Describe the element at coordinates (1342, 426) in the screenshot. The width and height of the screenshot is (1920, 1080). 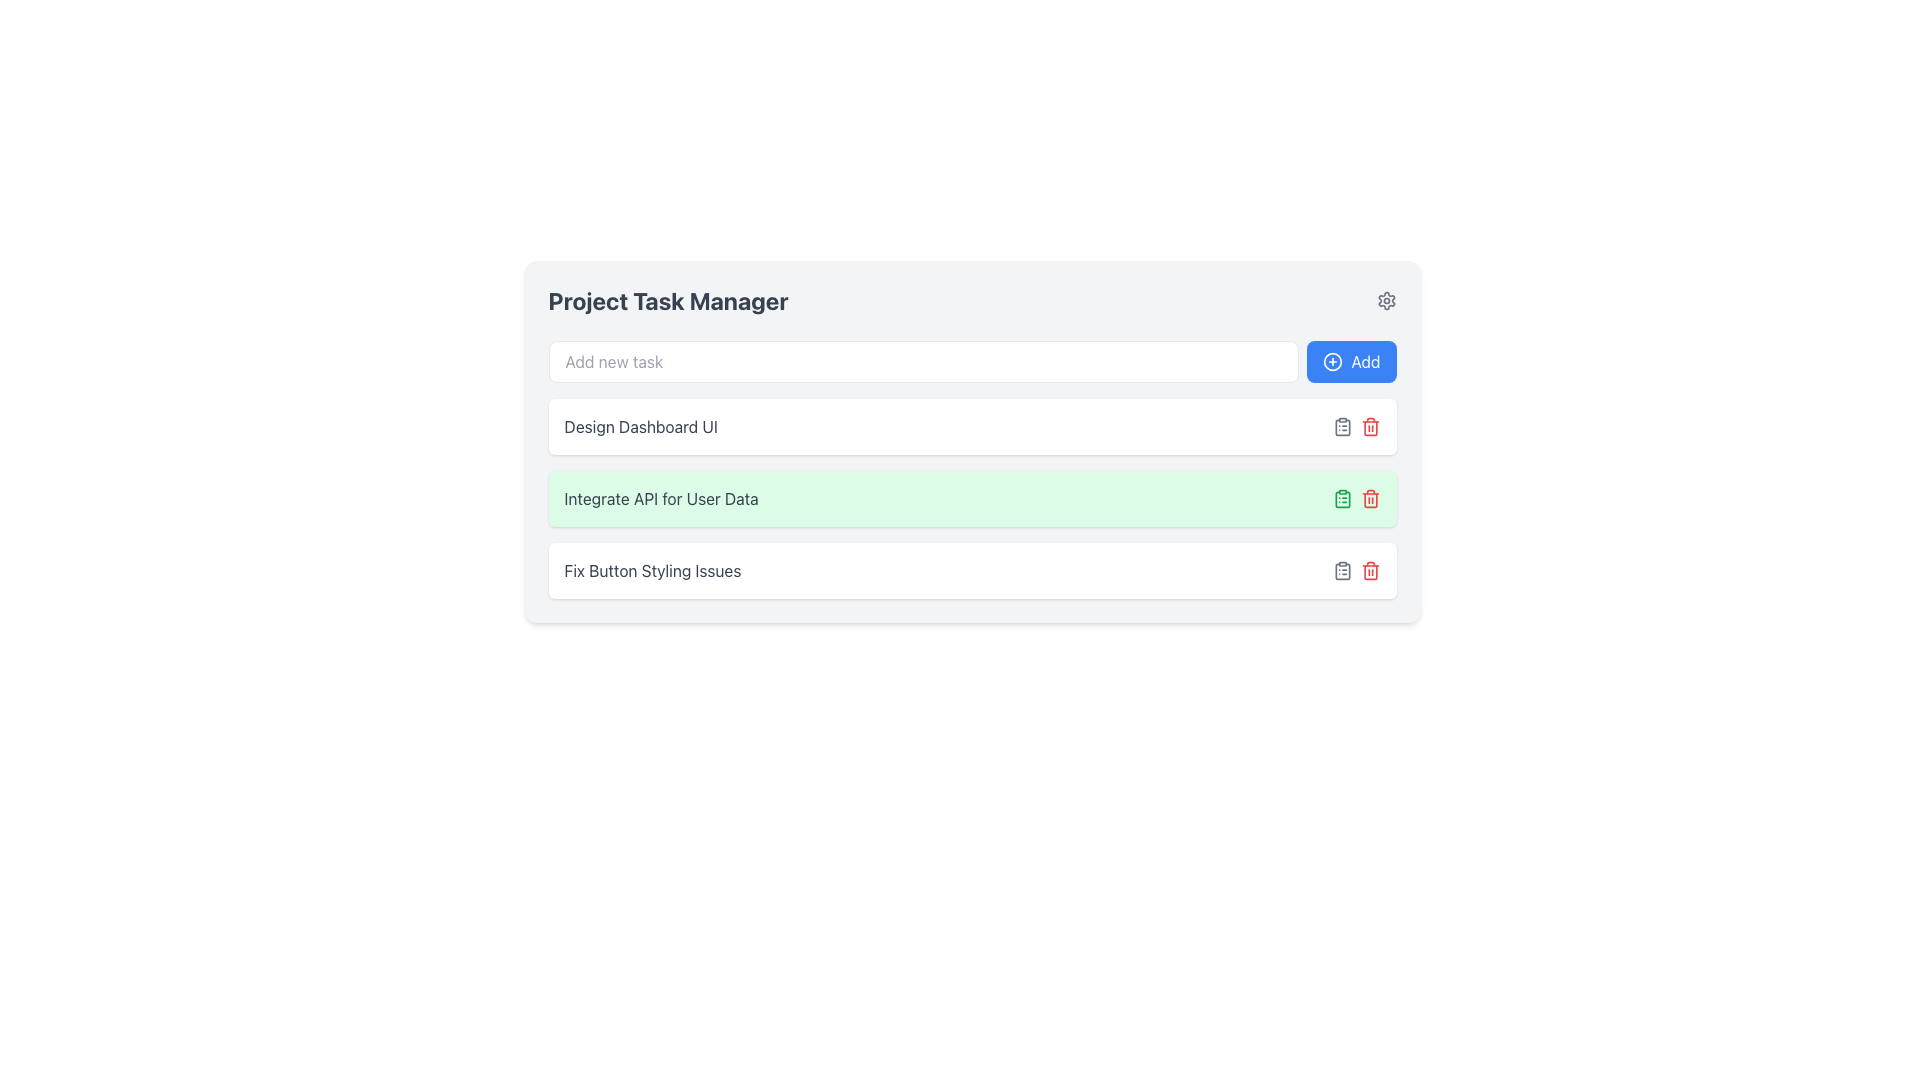
I see `the Icon button located to the left of the trash bin icon in the task manager interface to change its color` at that location.